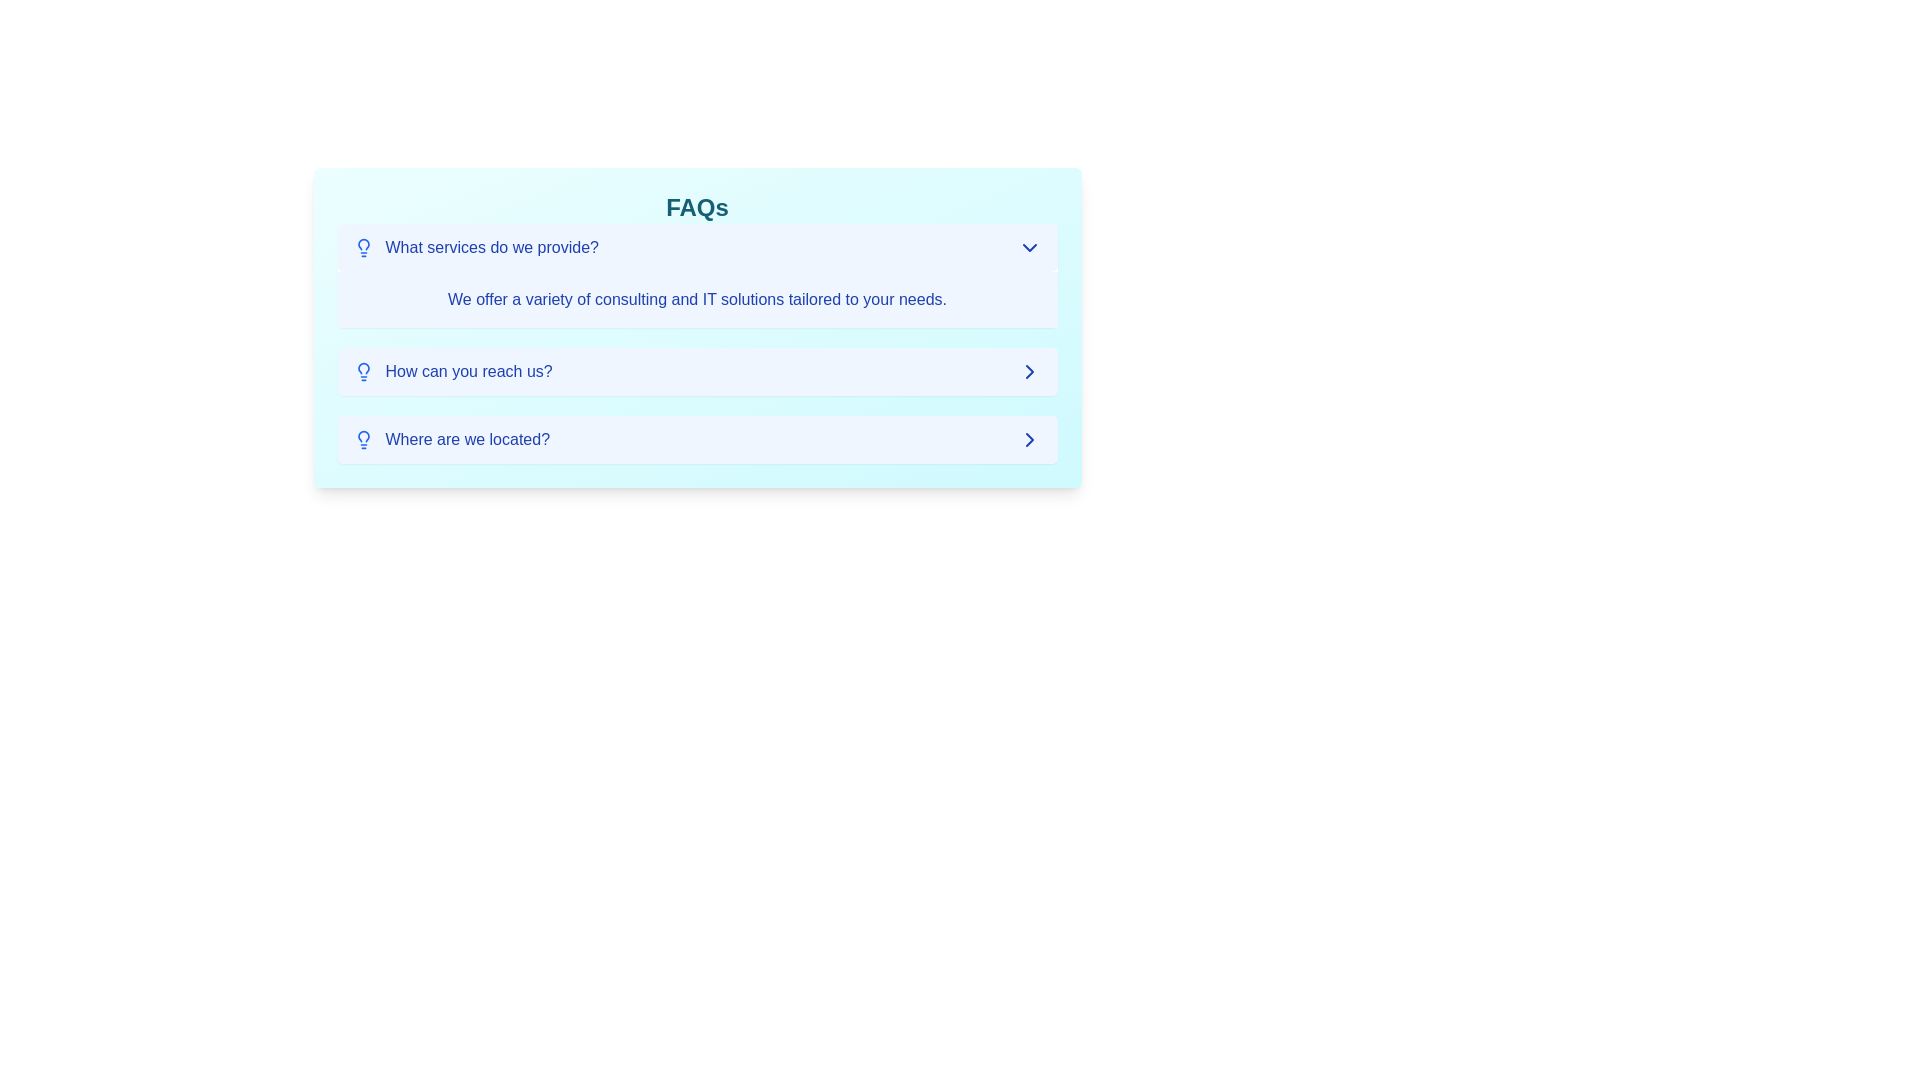 This screenshot has width=1920, height=1080. Describe the element at coordinates (1029, 371) in the screenshot. I see `the rightward pointing chevron arrow icon located in the third FAQ section next to the question text 'Where are we located?'` at that location.